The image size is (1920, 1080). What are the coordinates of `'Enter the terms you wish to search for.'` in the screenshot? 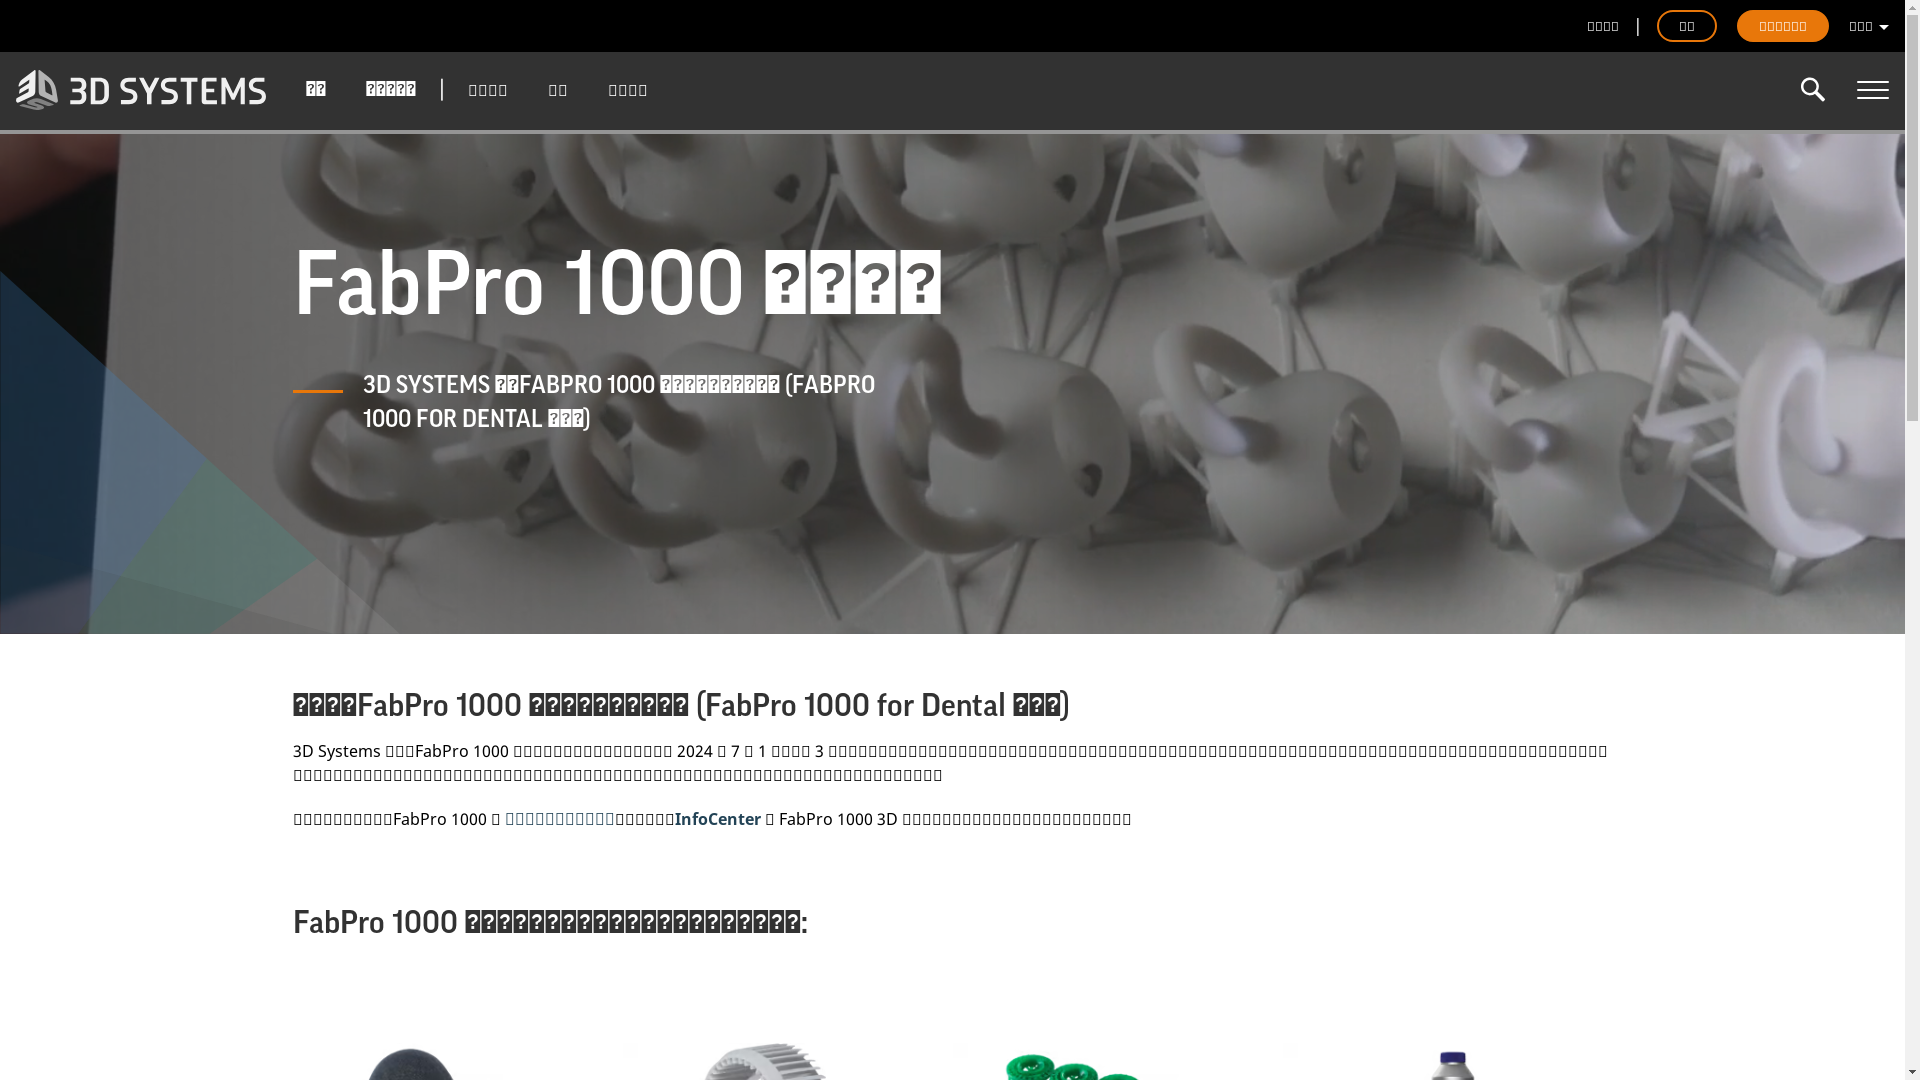 It's located at (1793, 88).